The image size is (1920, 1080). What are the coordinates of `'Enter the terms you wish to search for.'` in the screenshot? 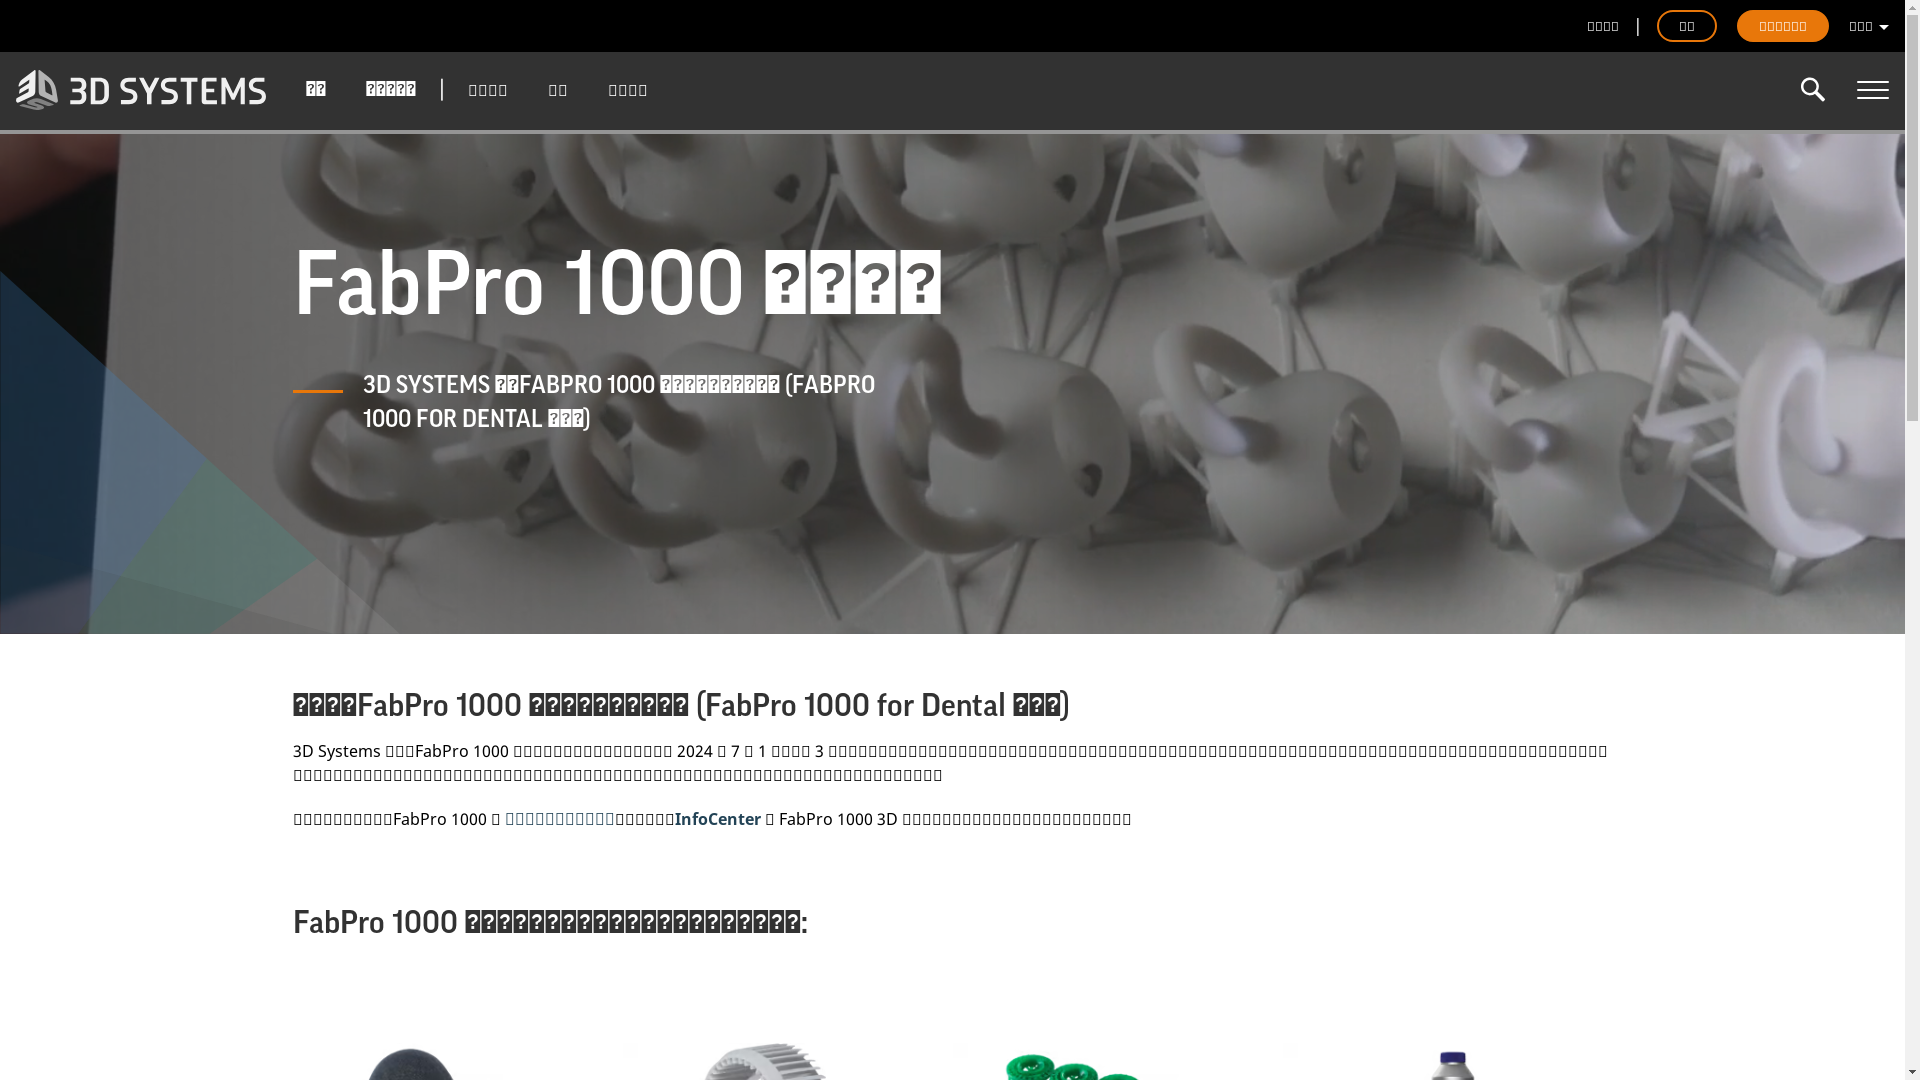 It's located at (1793, 88).